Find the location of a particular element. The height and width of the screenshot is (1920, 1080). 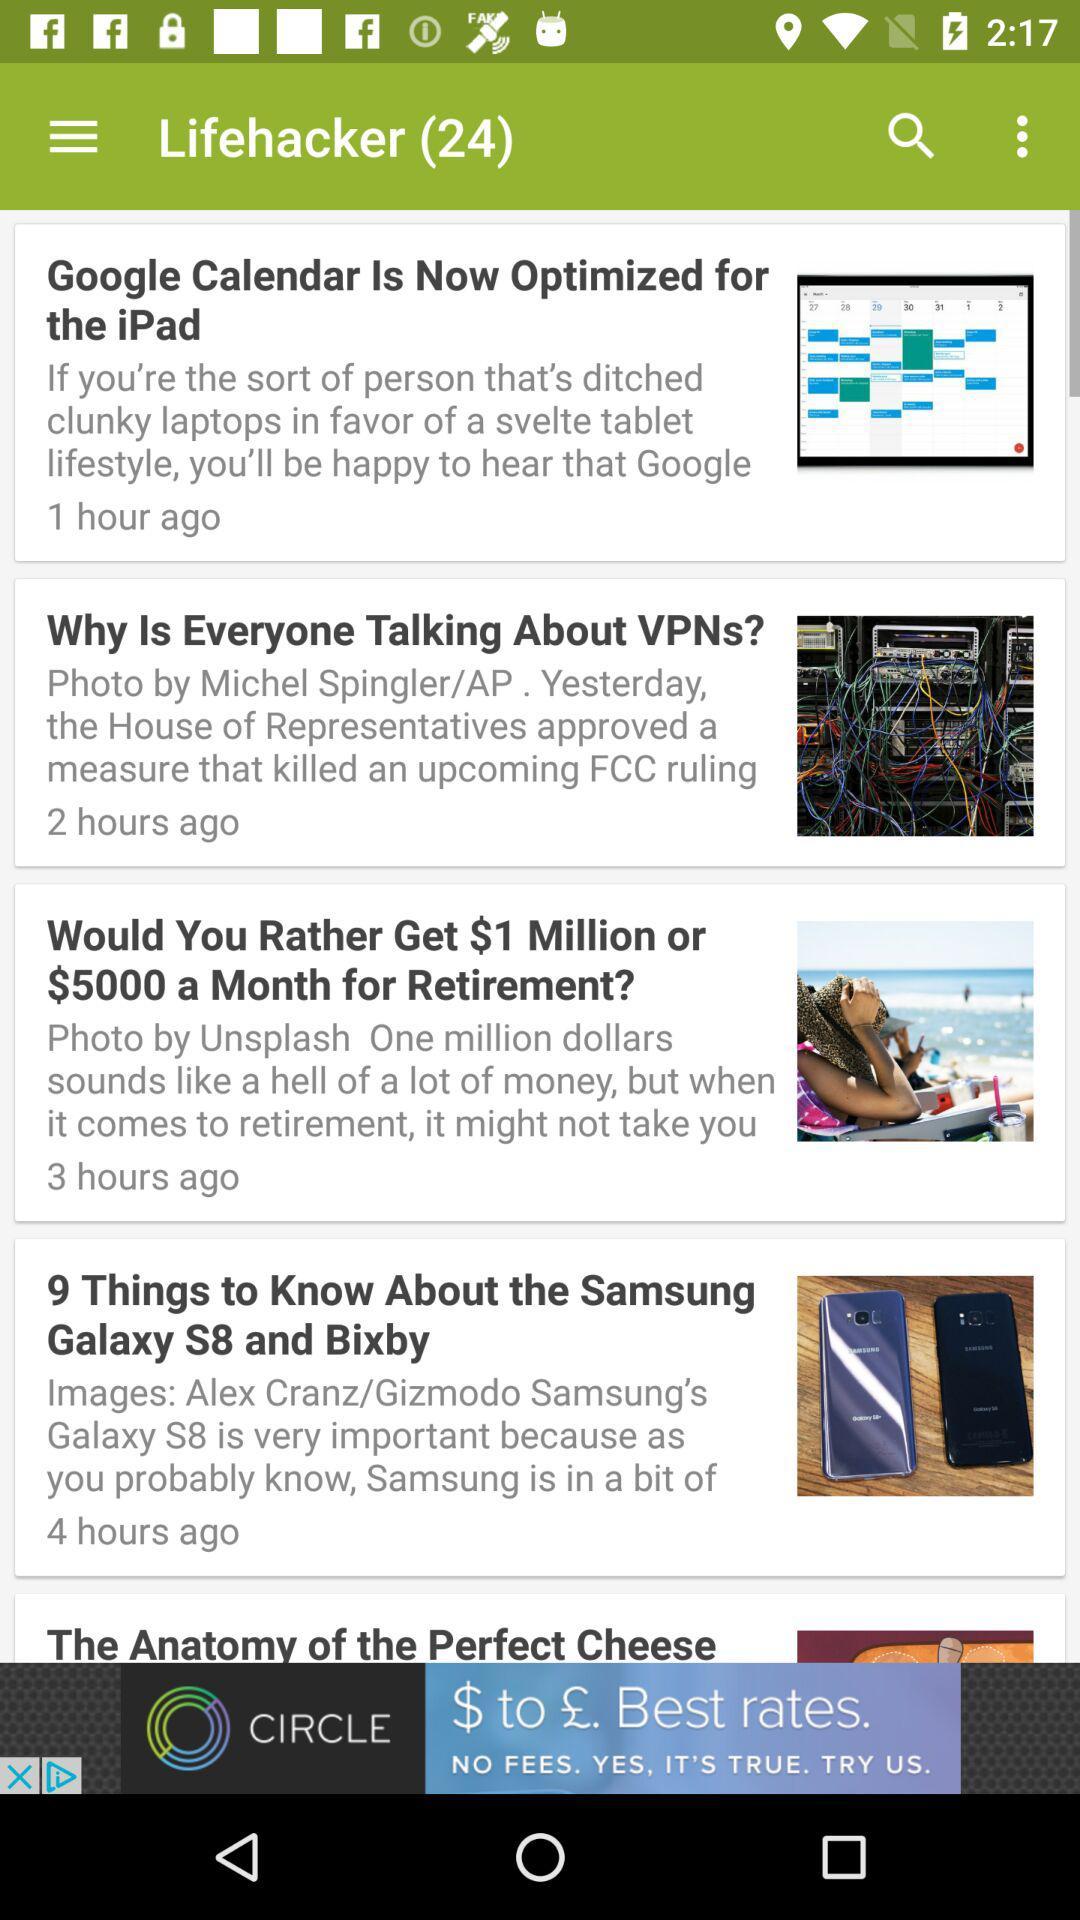

circle best rates is located at coordinates (540, 1727).